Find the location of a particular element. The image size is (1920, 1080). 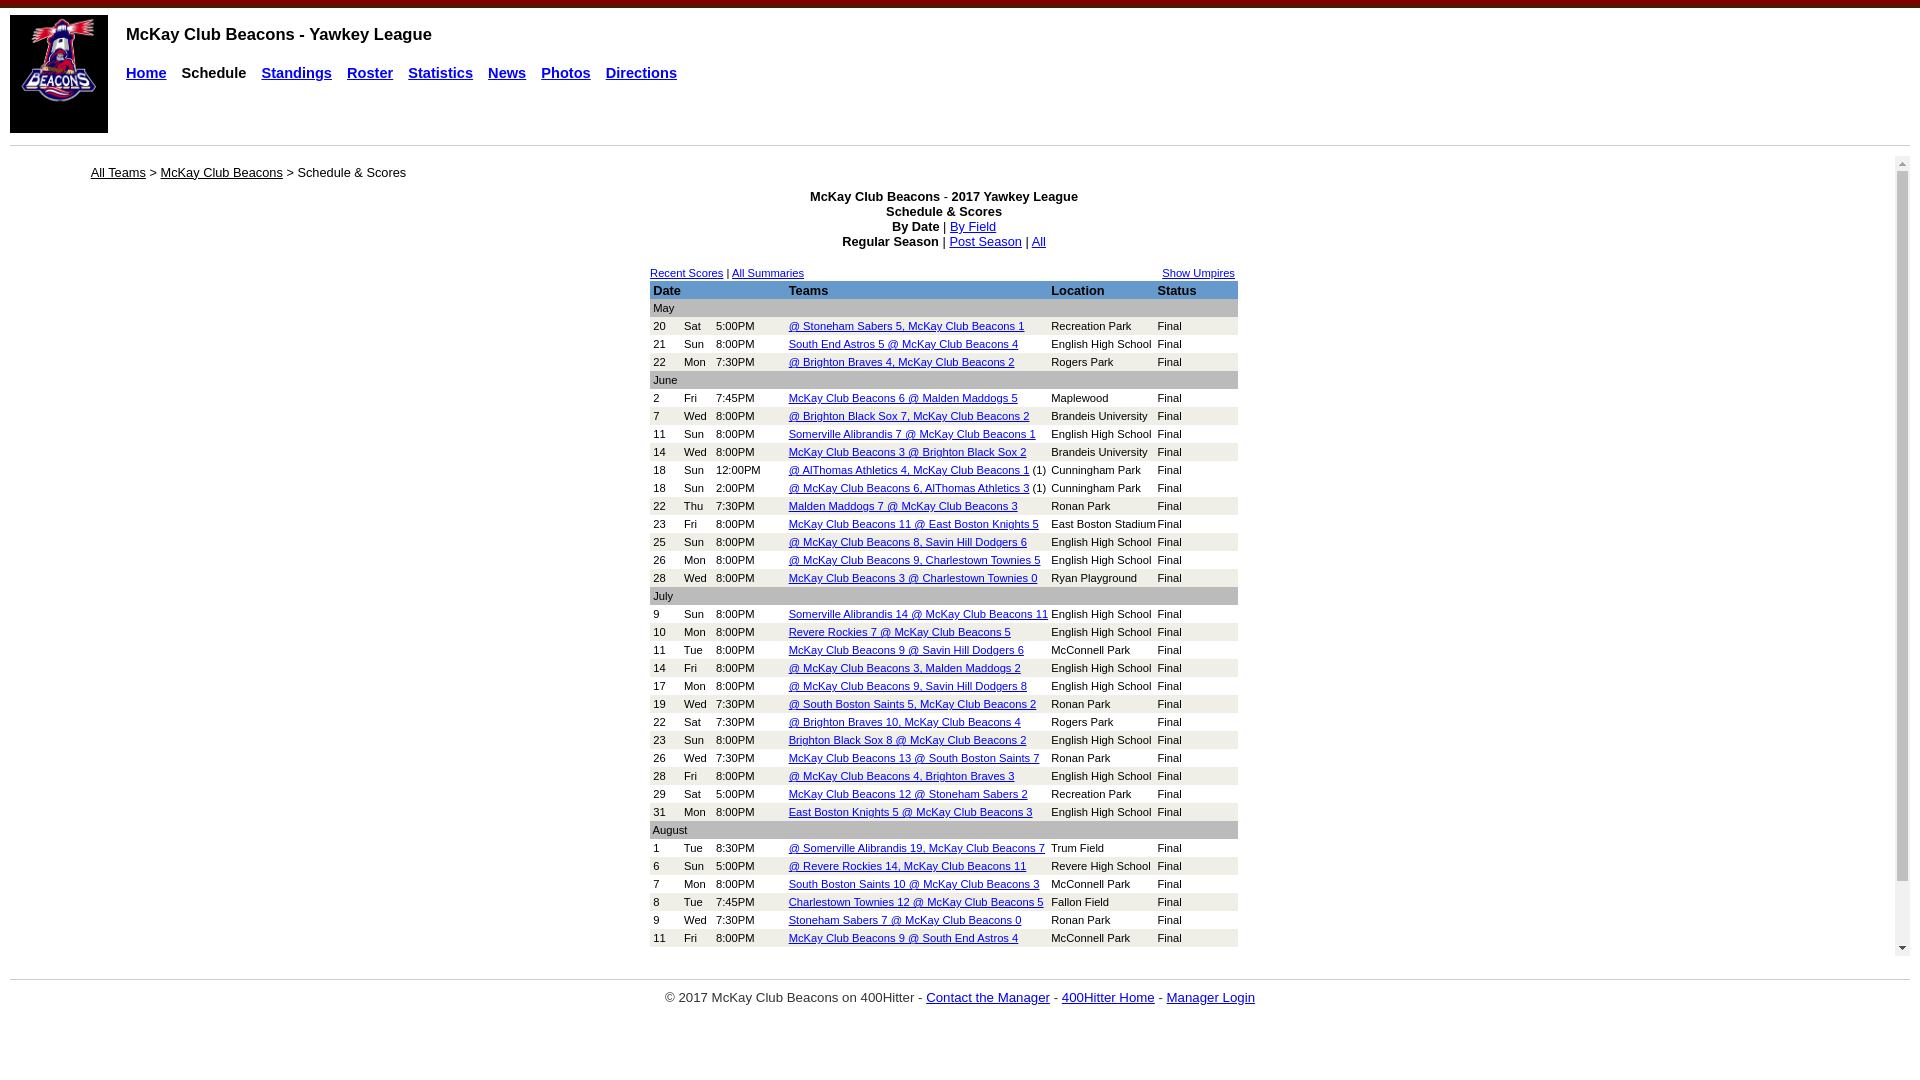

'News' is located at coordinates (507, 72).